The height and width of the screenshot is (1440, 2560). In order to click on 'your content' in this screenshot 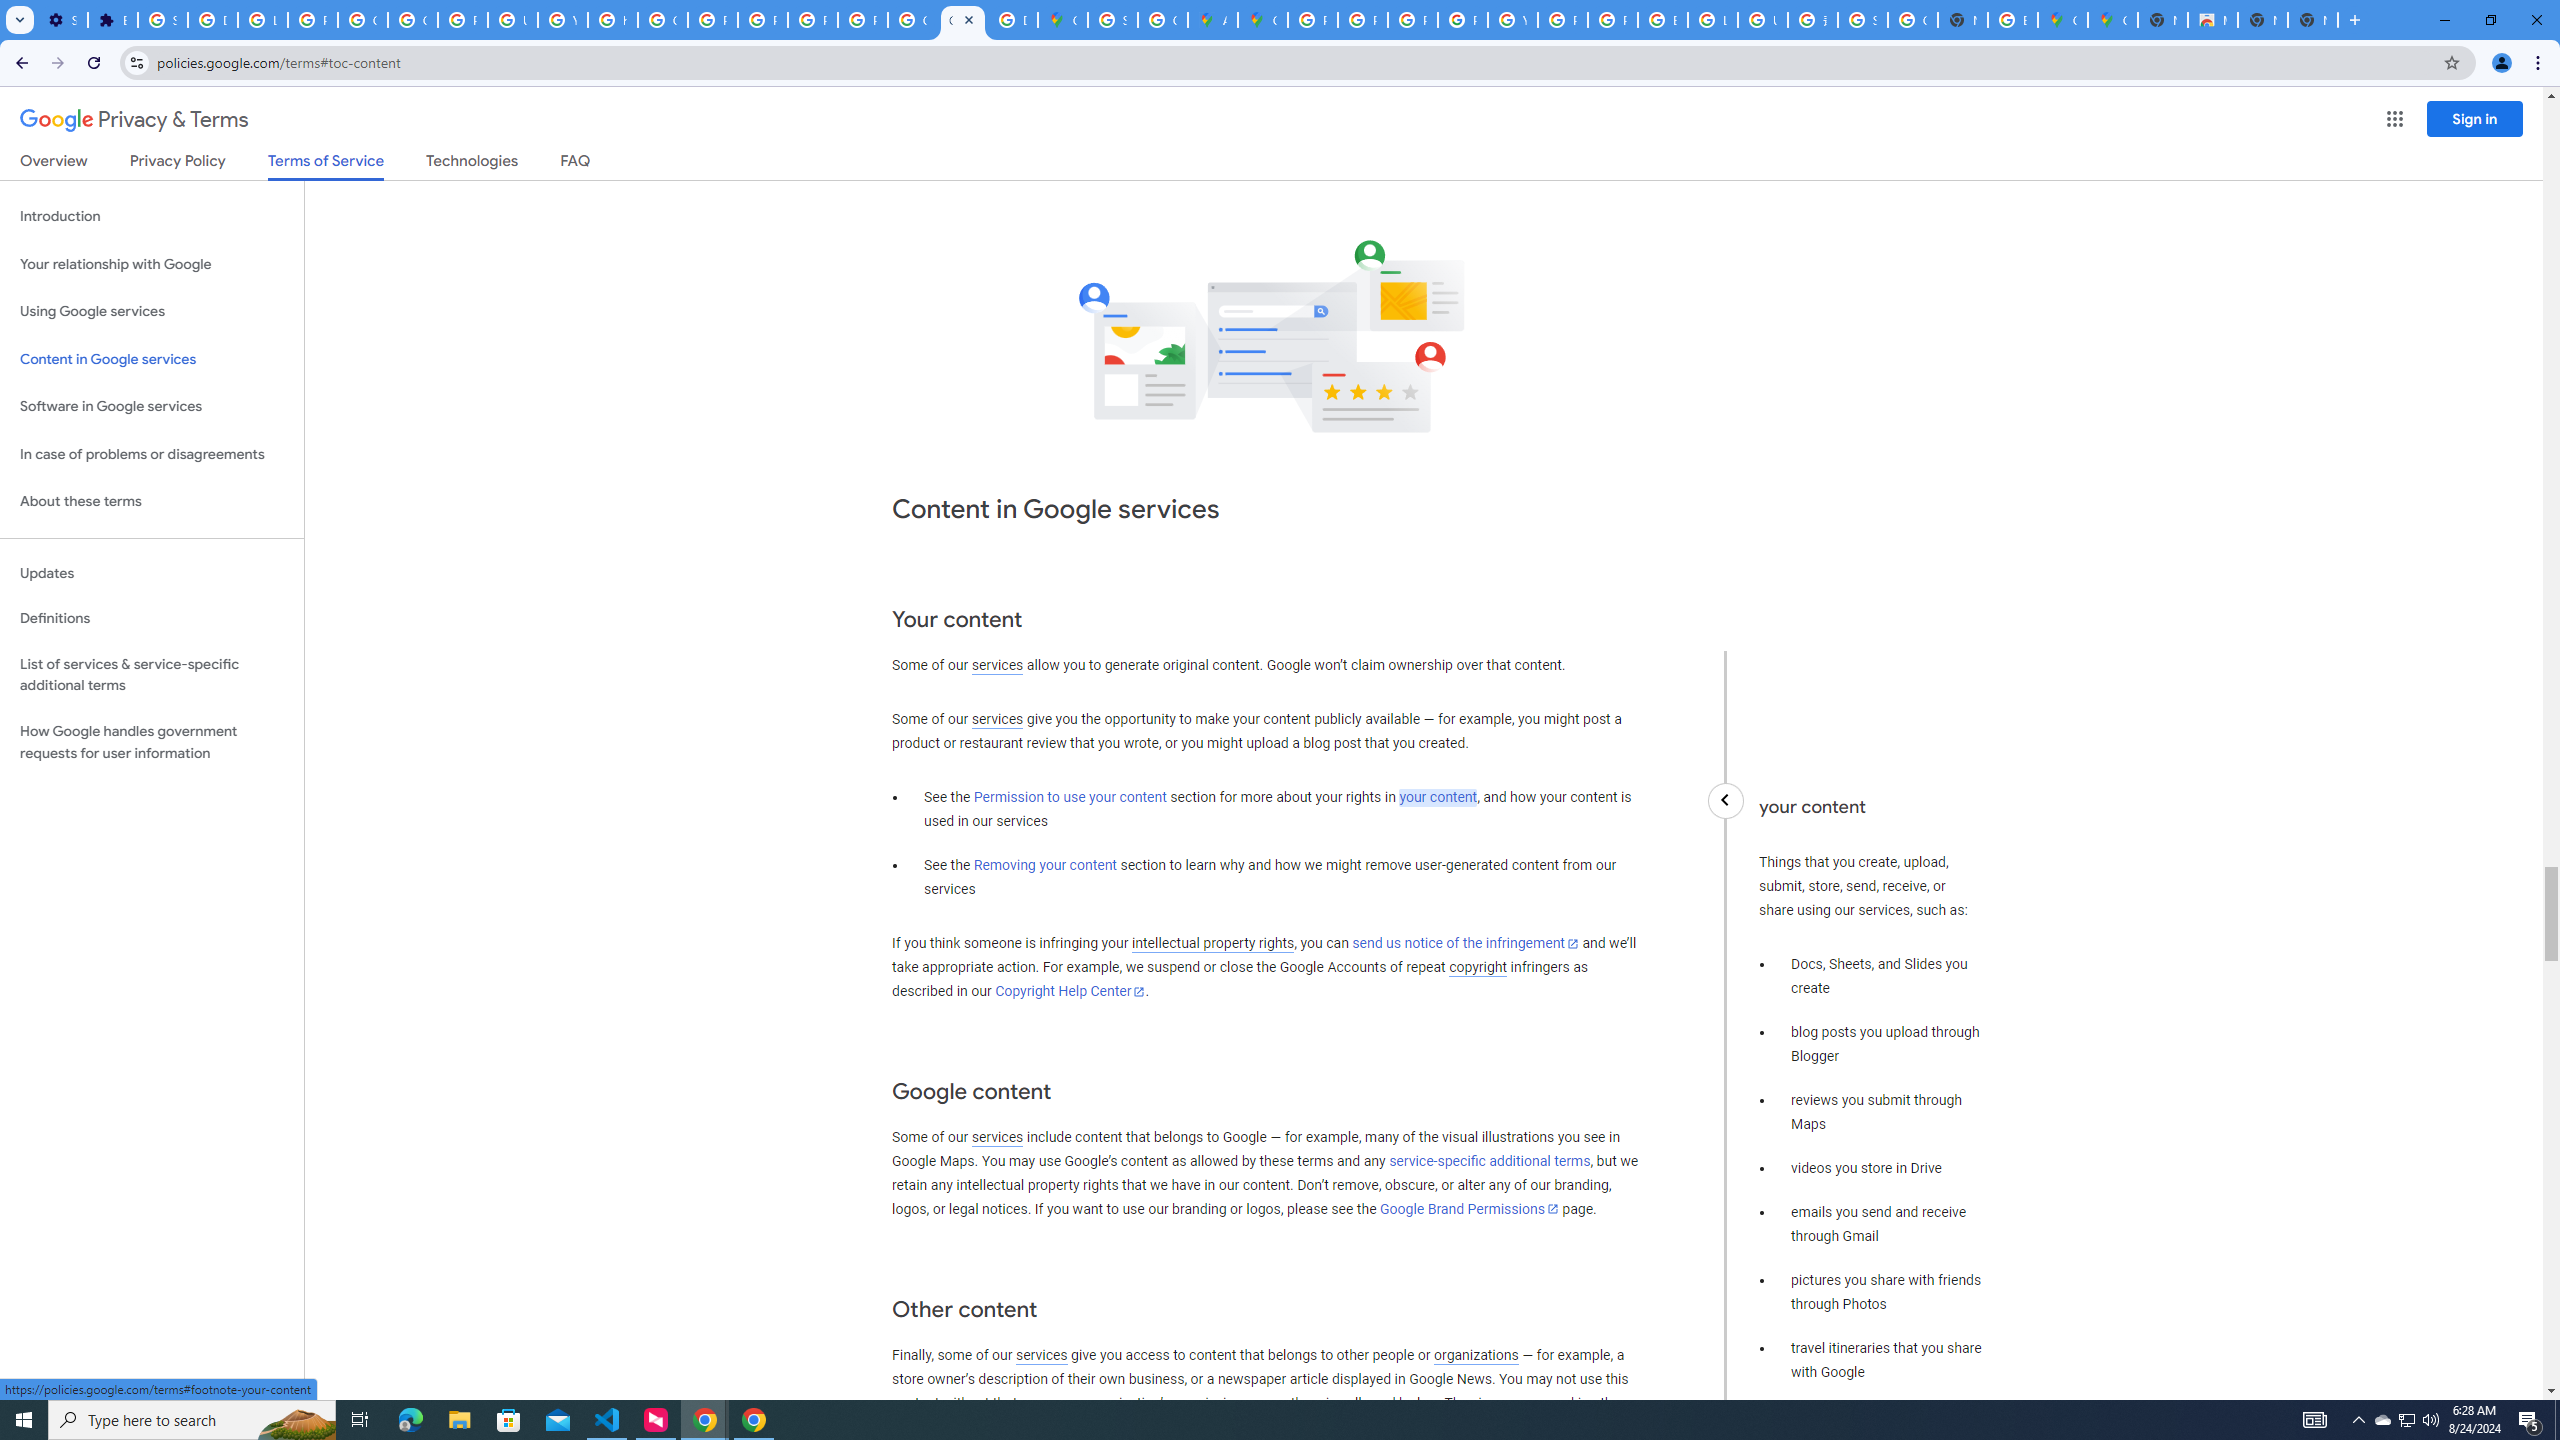, I will do `click(1436, 797)`.